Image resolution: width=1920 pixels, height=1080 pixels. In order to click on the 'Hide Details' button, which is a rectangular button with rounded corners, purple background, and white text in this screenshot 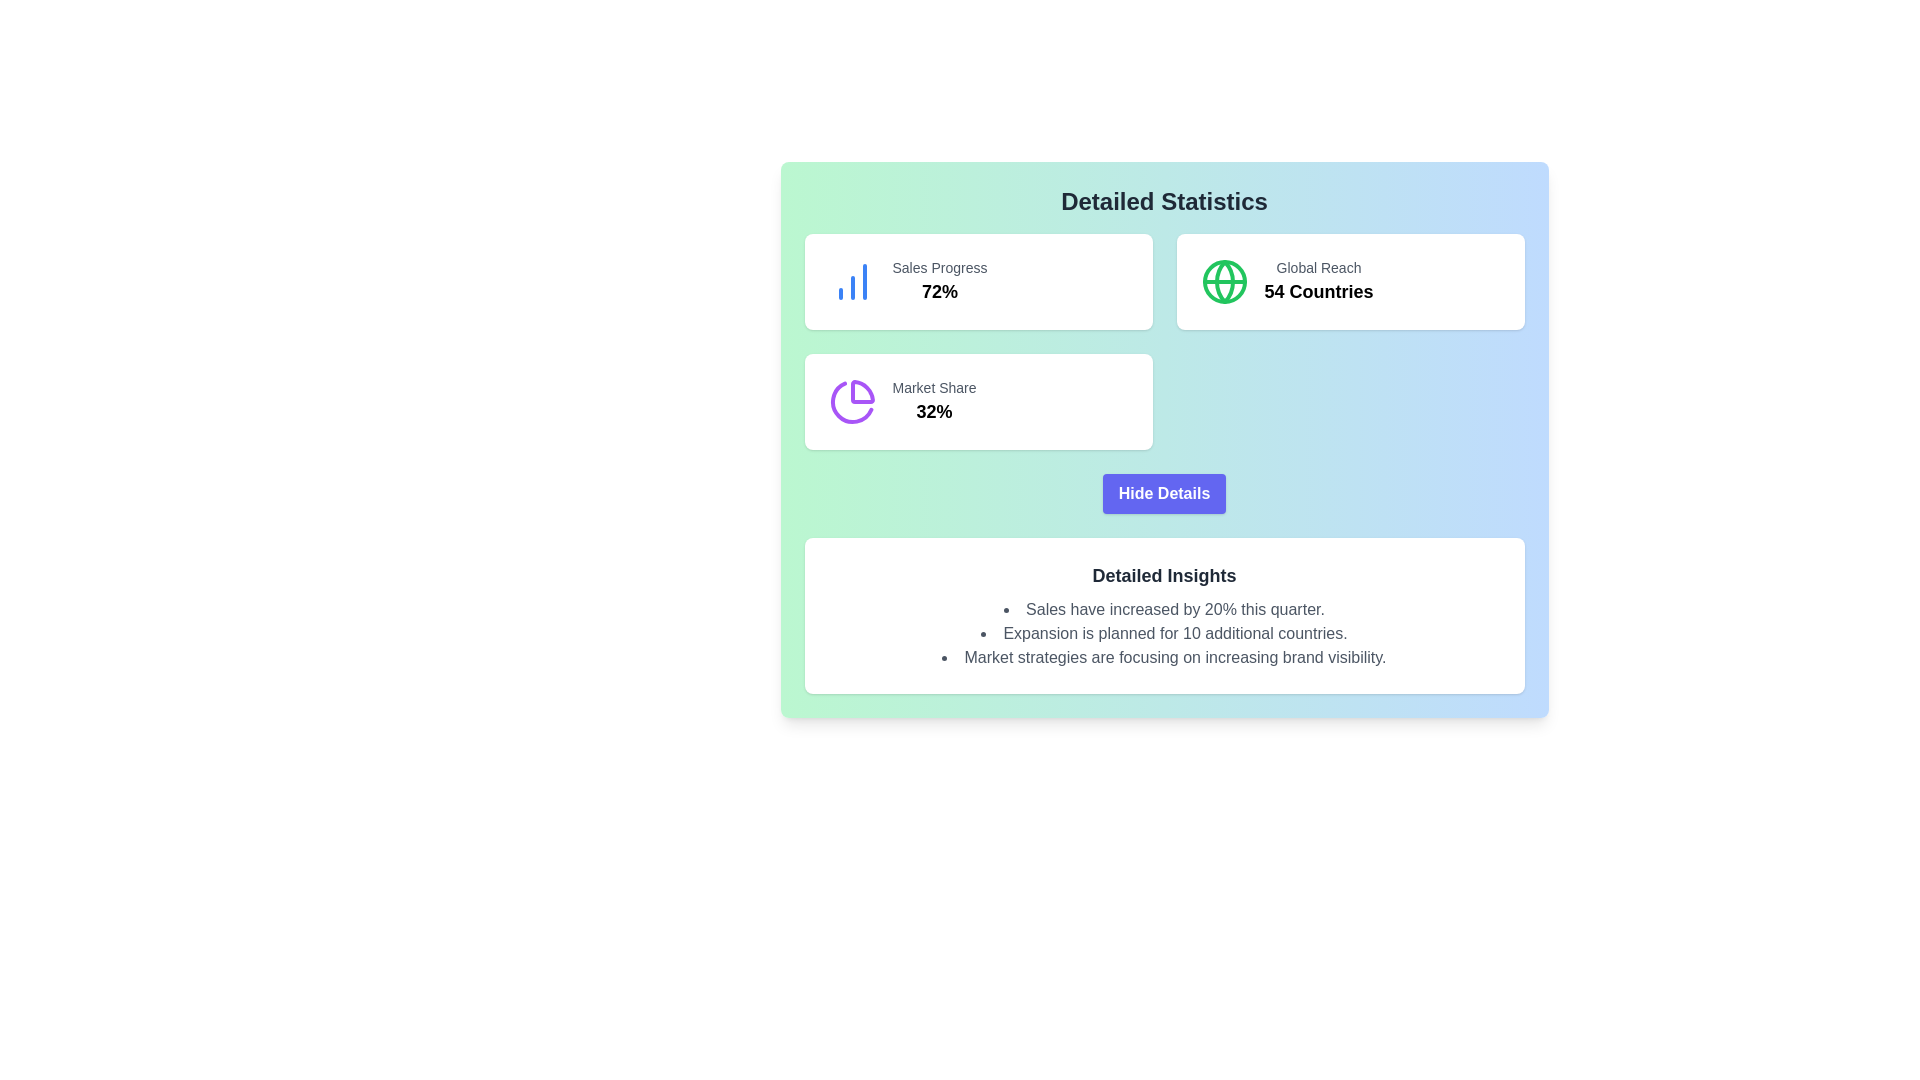, I will do `click(1164, 493)`.